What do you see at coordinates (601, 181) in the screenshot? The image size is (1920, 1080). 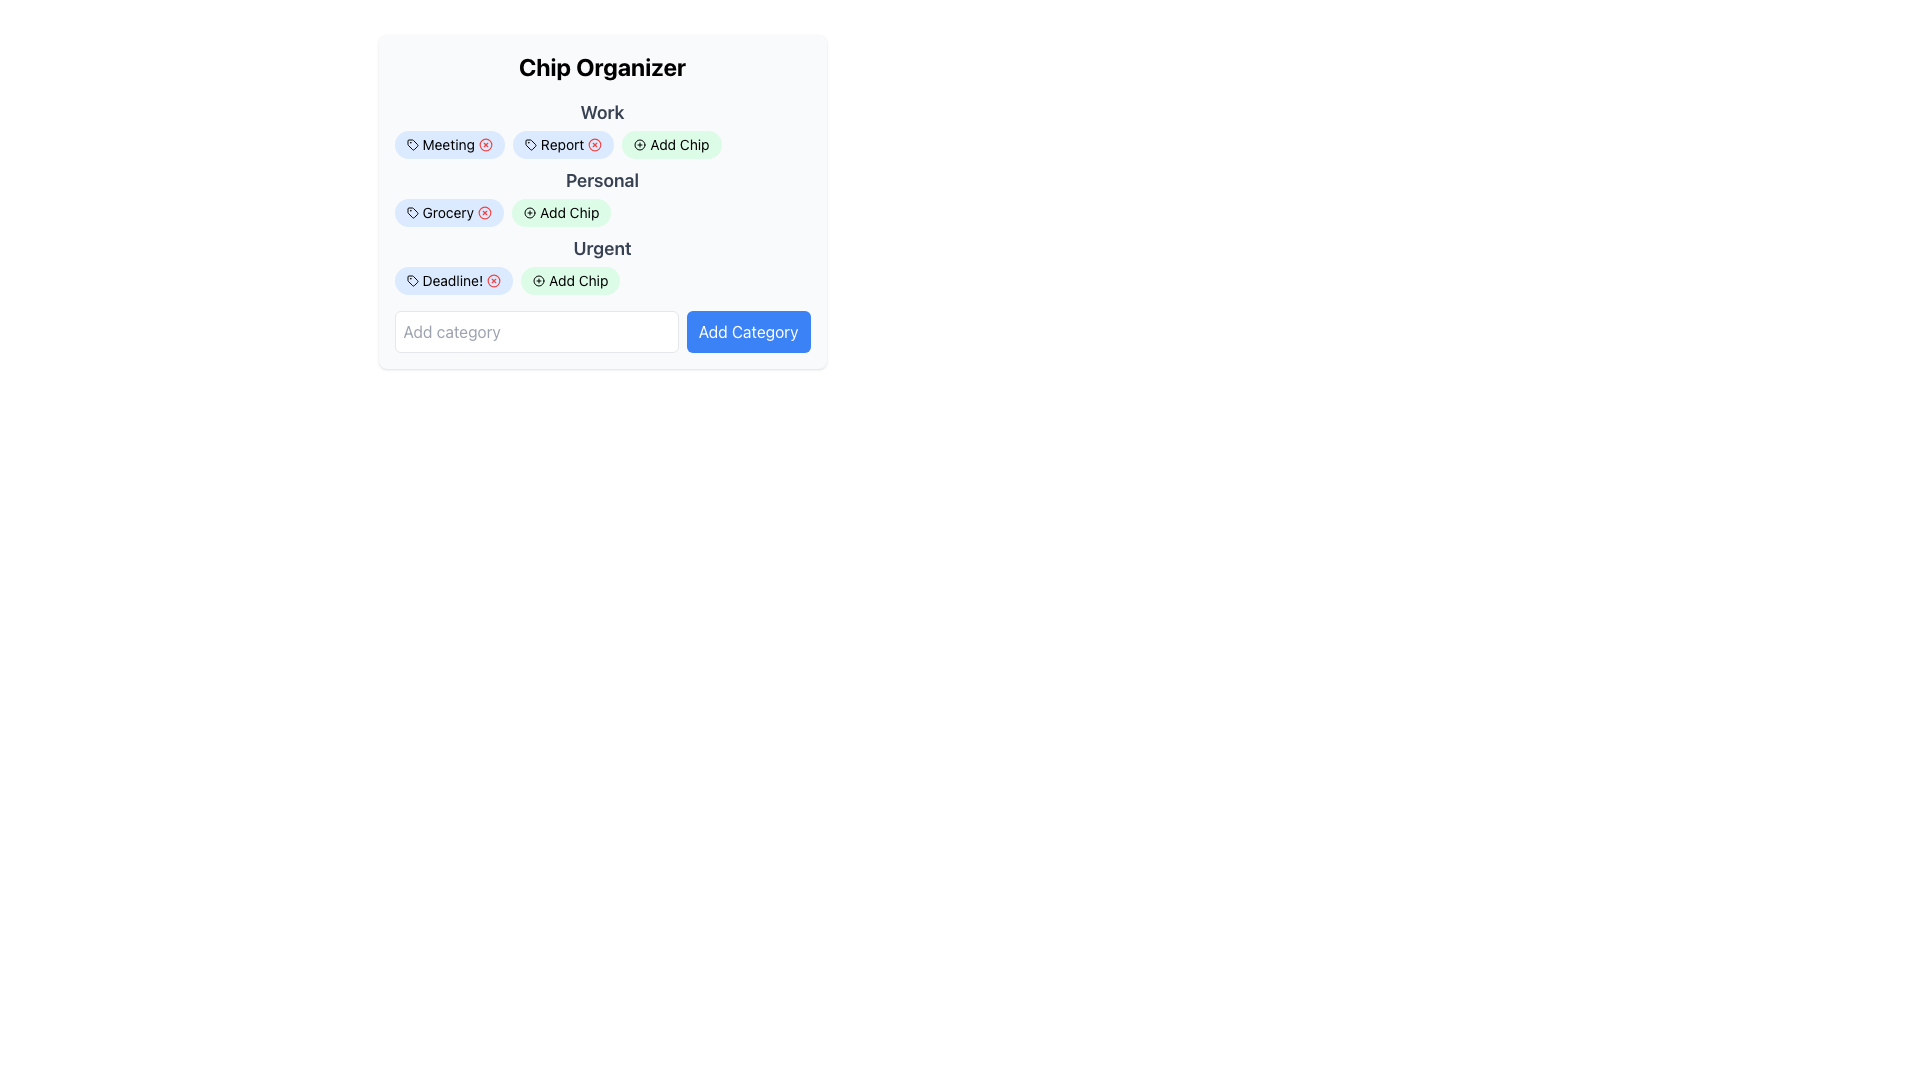 I see `the Text Header element that serves as the title for the 'Personal' category, which is centrally located and positioned between 'Work' and 'Grocery Add Chip'` at bounding box center [601, 181].